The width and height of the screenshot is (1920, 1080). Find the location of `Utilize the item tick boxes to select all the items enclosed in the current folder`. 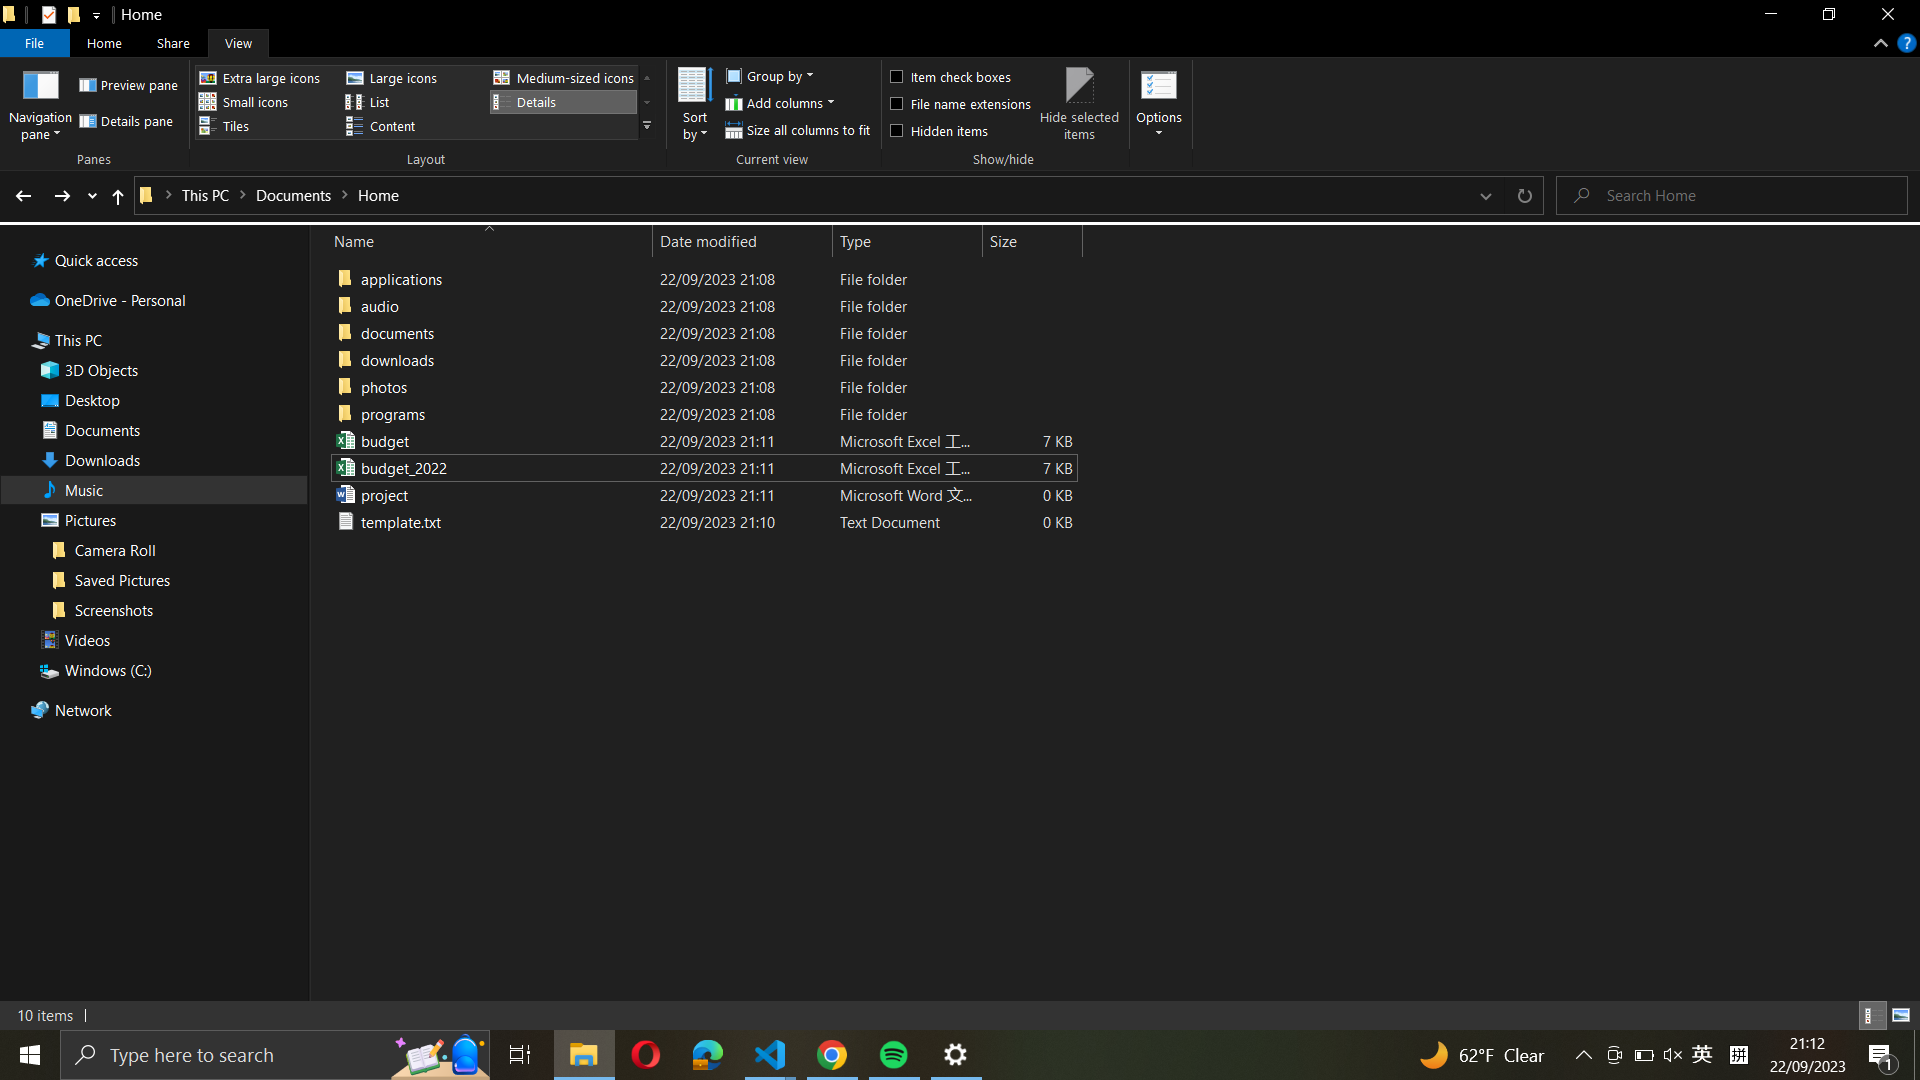

Utilize the item tick boxes to select all the items enclosed in the current folder is located at coordinates (957, 73).